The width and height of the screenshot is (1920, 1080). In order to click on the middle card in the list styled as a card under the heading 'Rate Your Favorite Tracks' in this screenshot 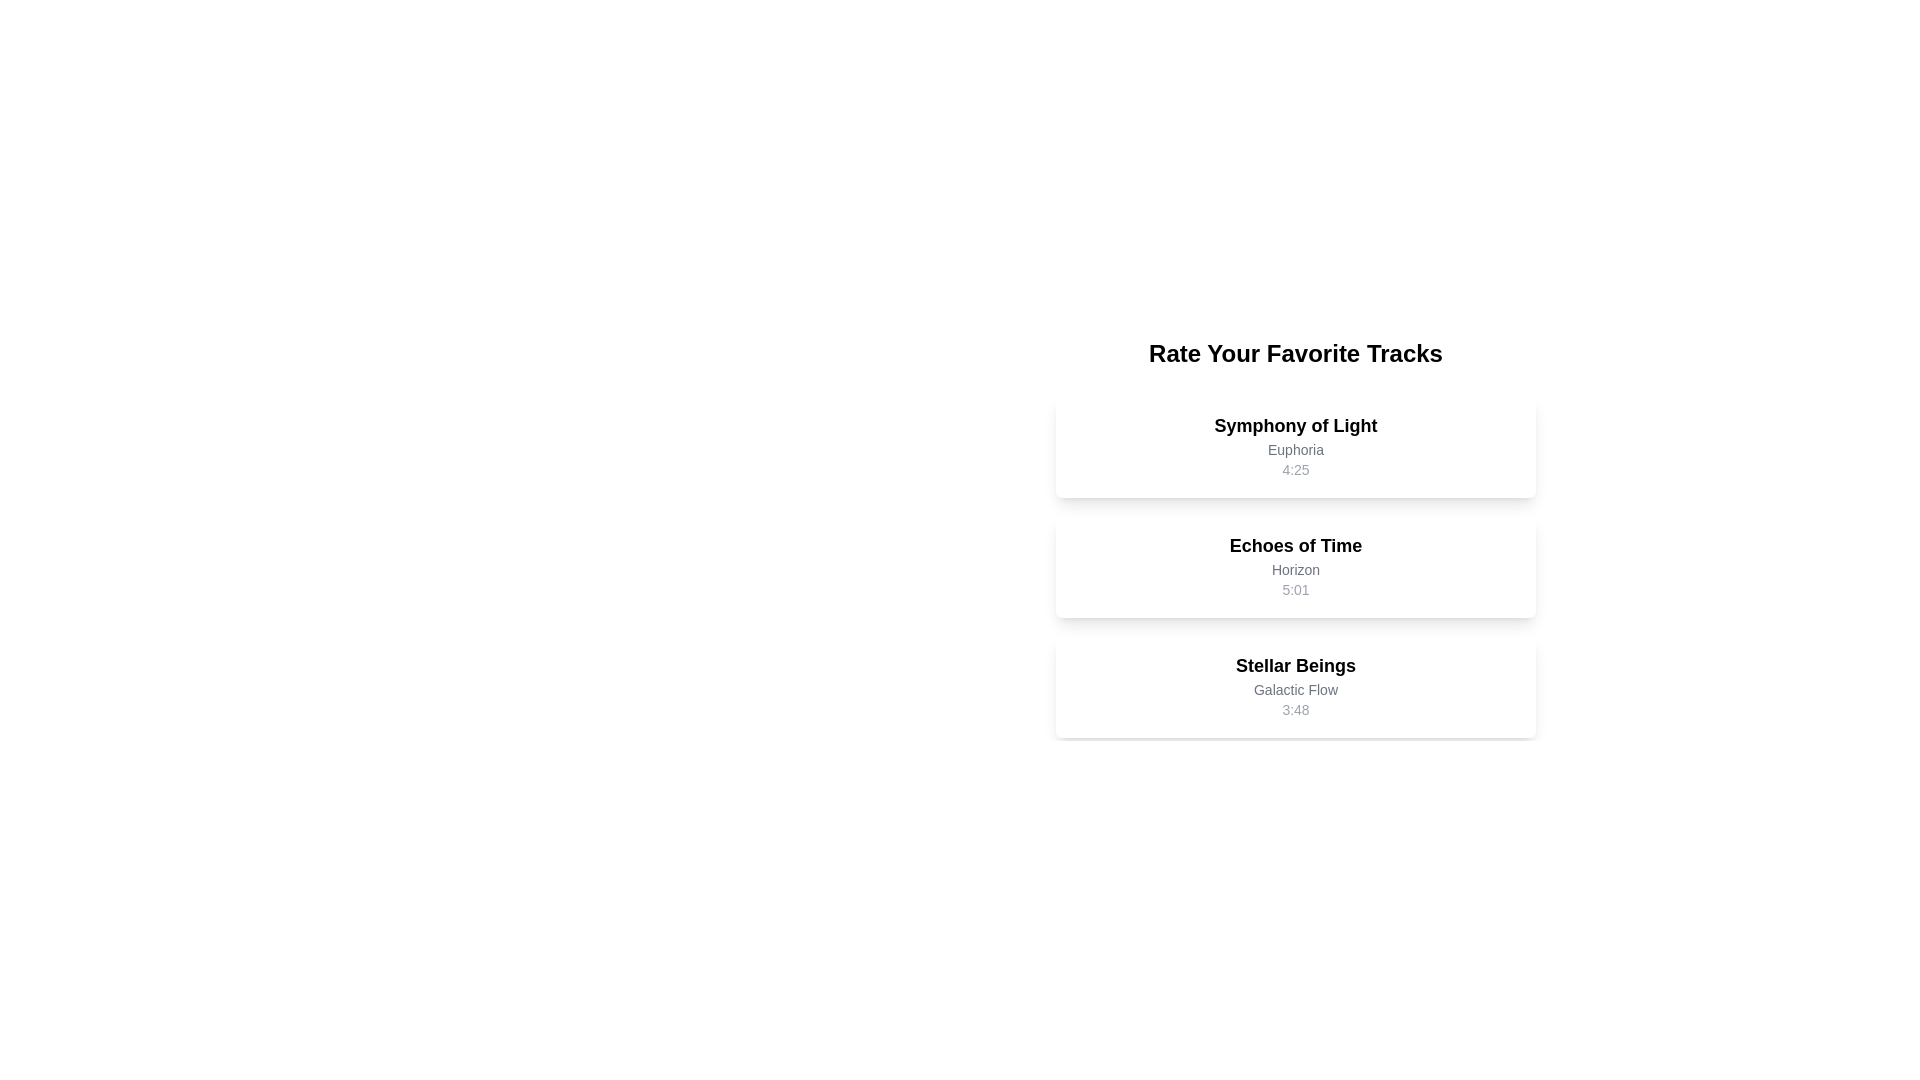, I will do `click(1296, 536)`.